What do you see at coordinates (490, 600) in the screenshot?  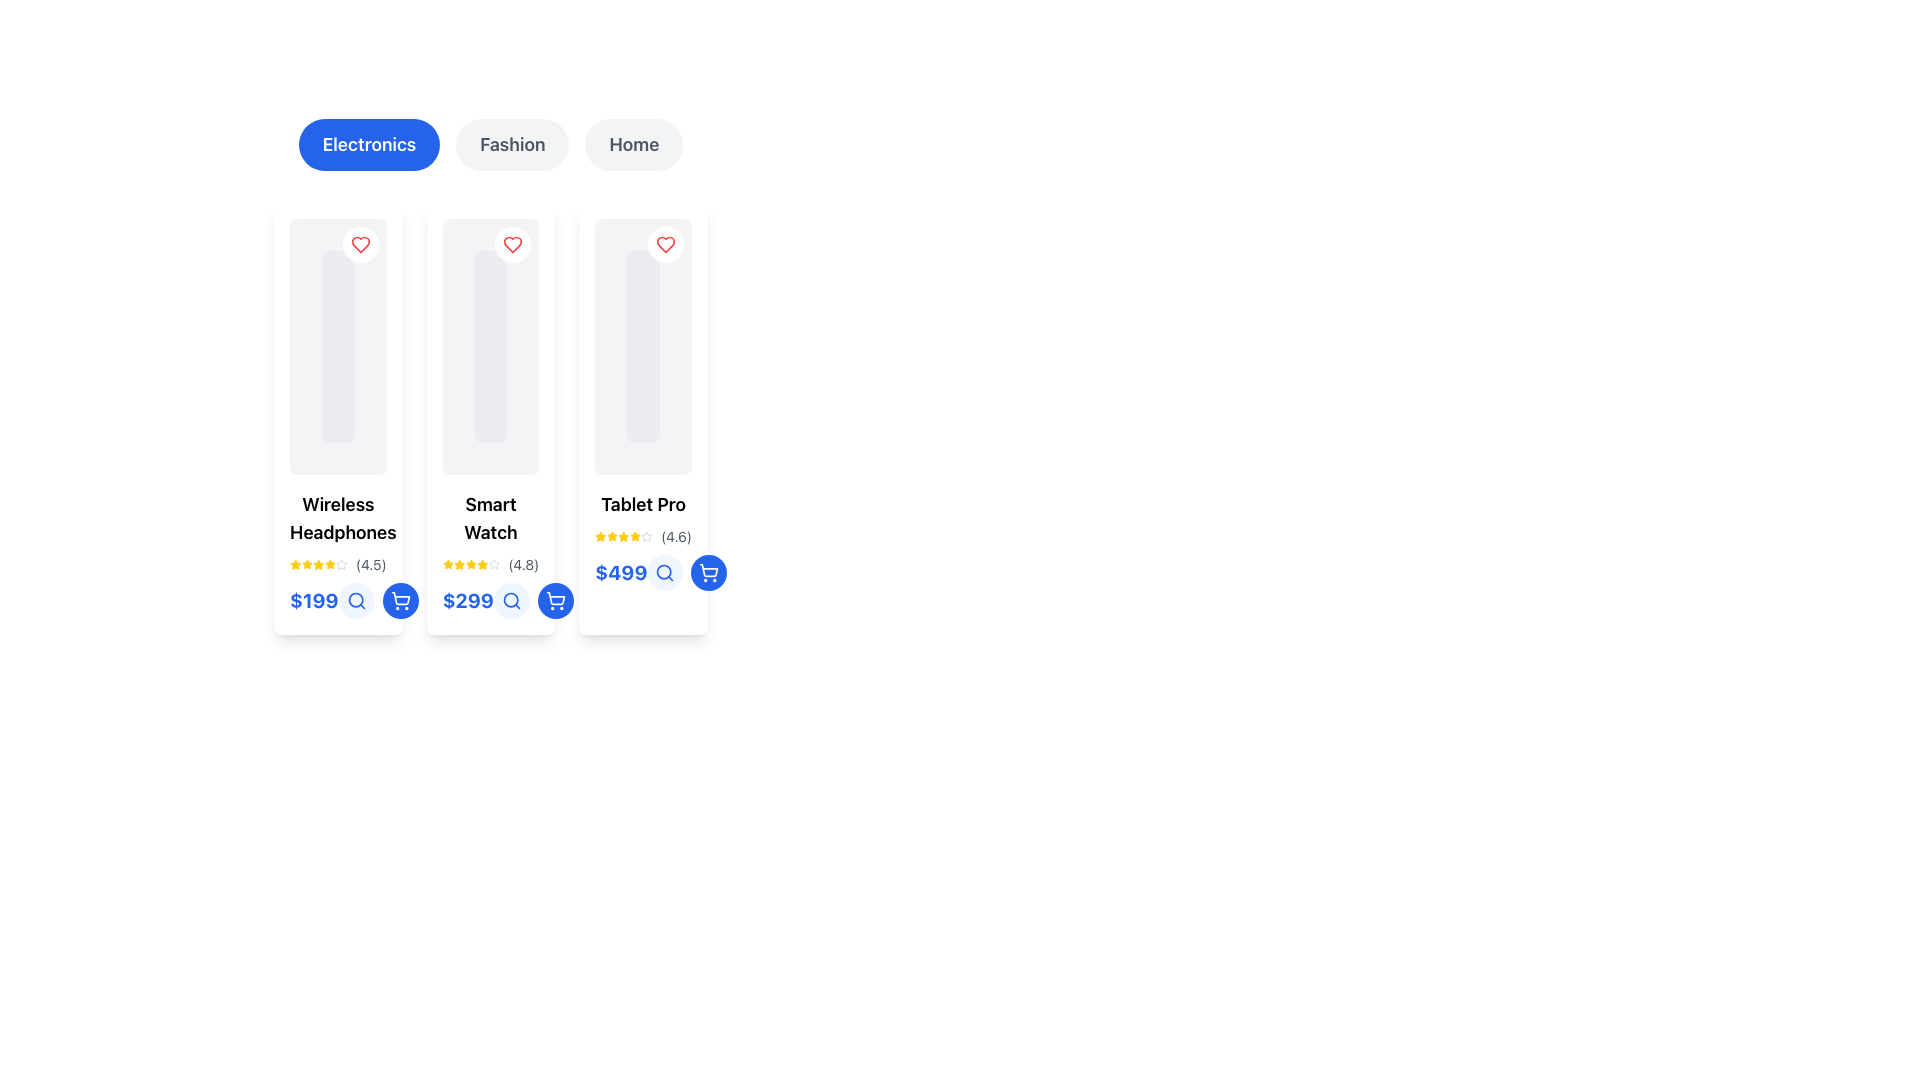 I see `the Price tag element displaying '$299' in bold, blue font located at the bottom of the 'Smart Watch' product card` at bounding box center [490, 600].